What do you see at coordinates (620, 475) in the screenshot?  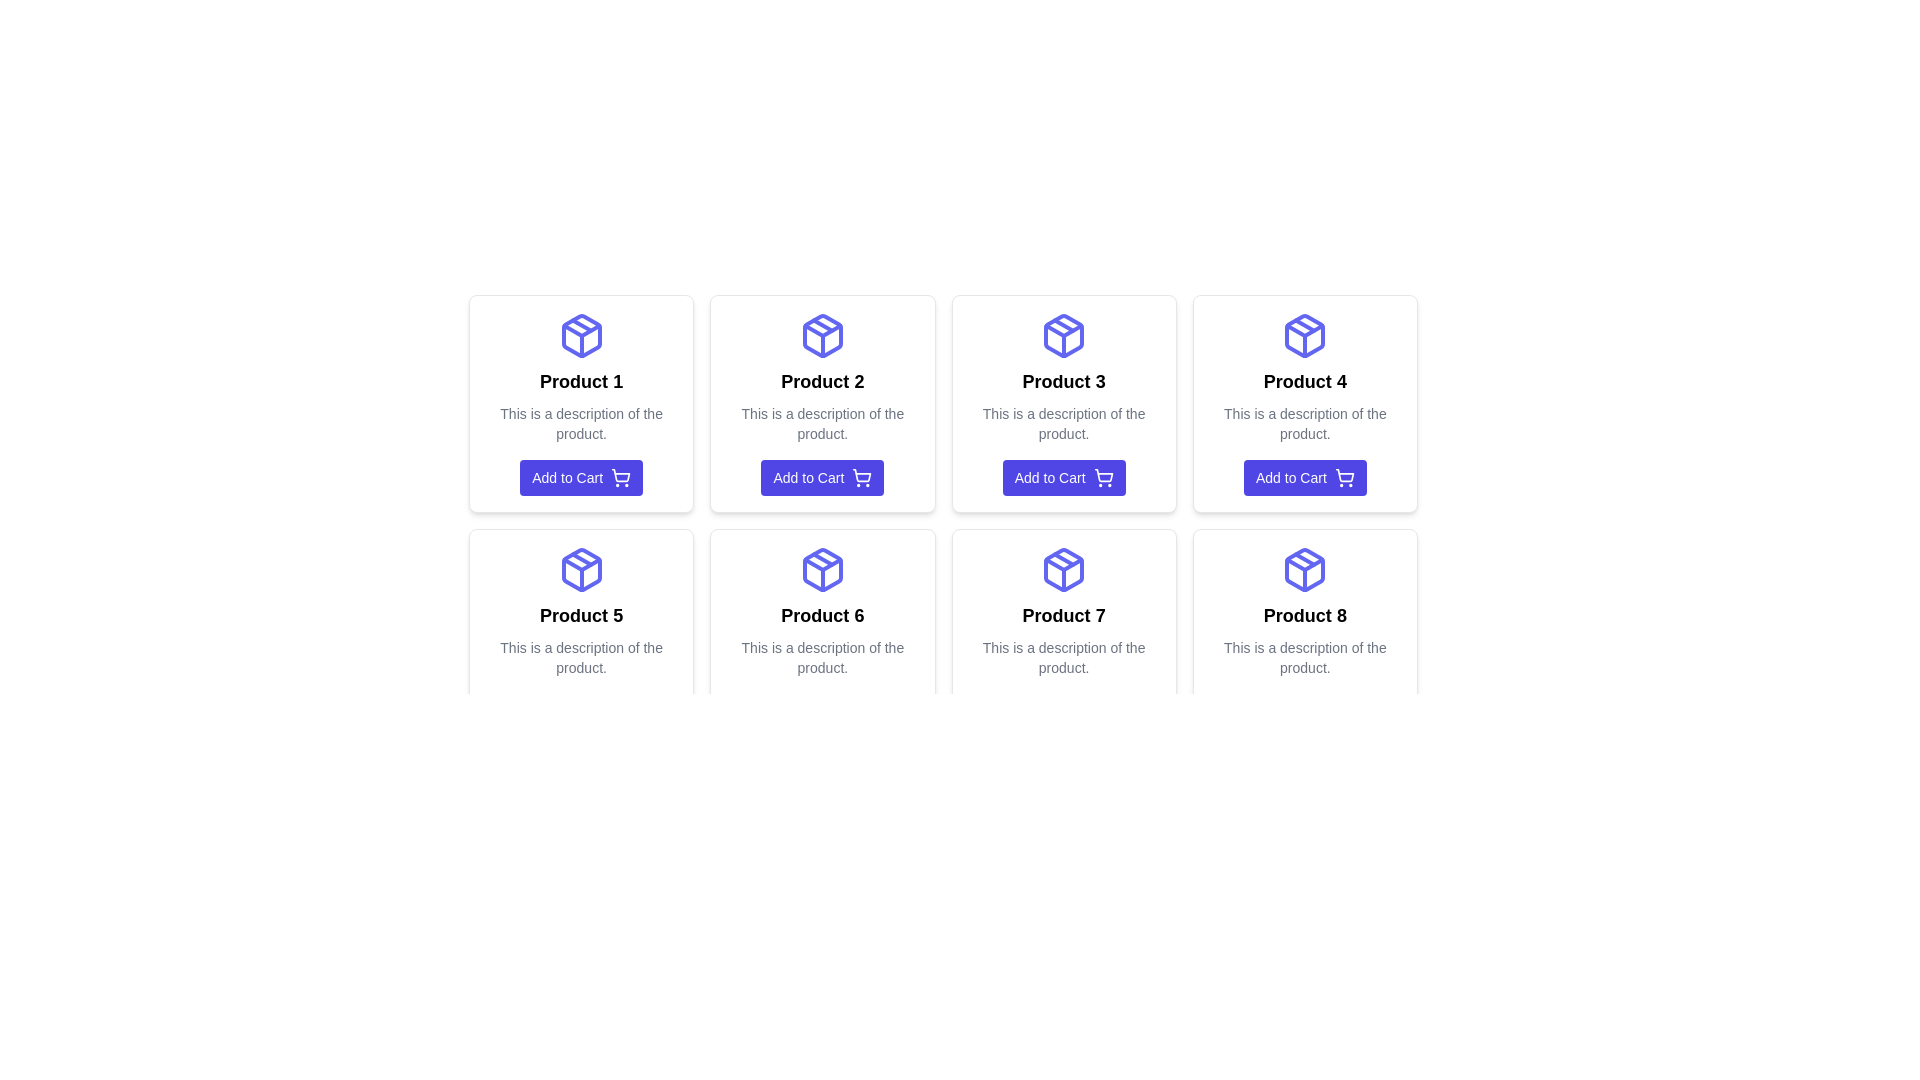 I see `the shopping cart SVG icon within the 'Add to Cart' button for 'Product 1'` at bounding box center [620, 475].